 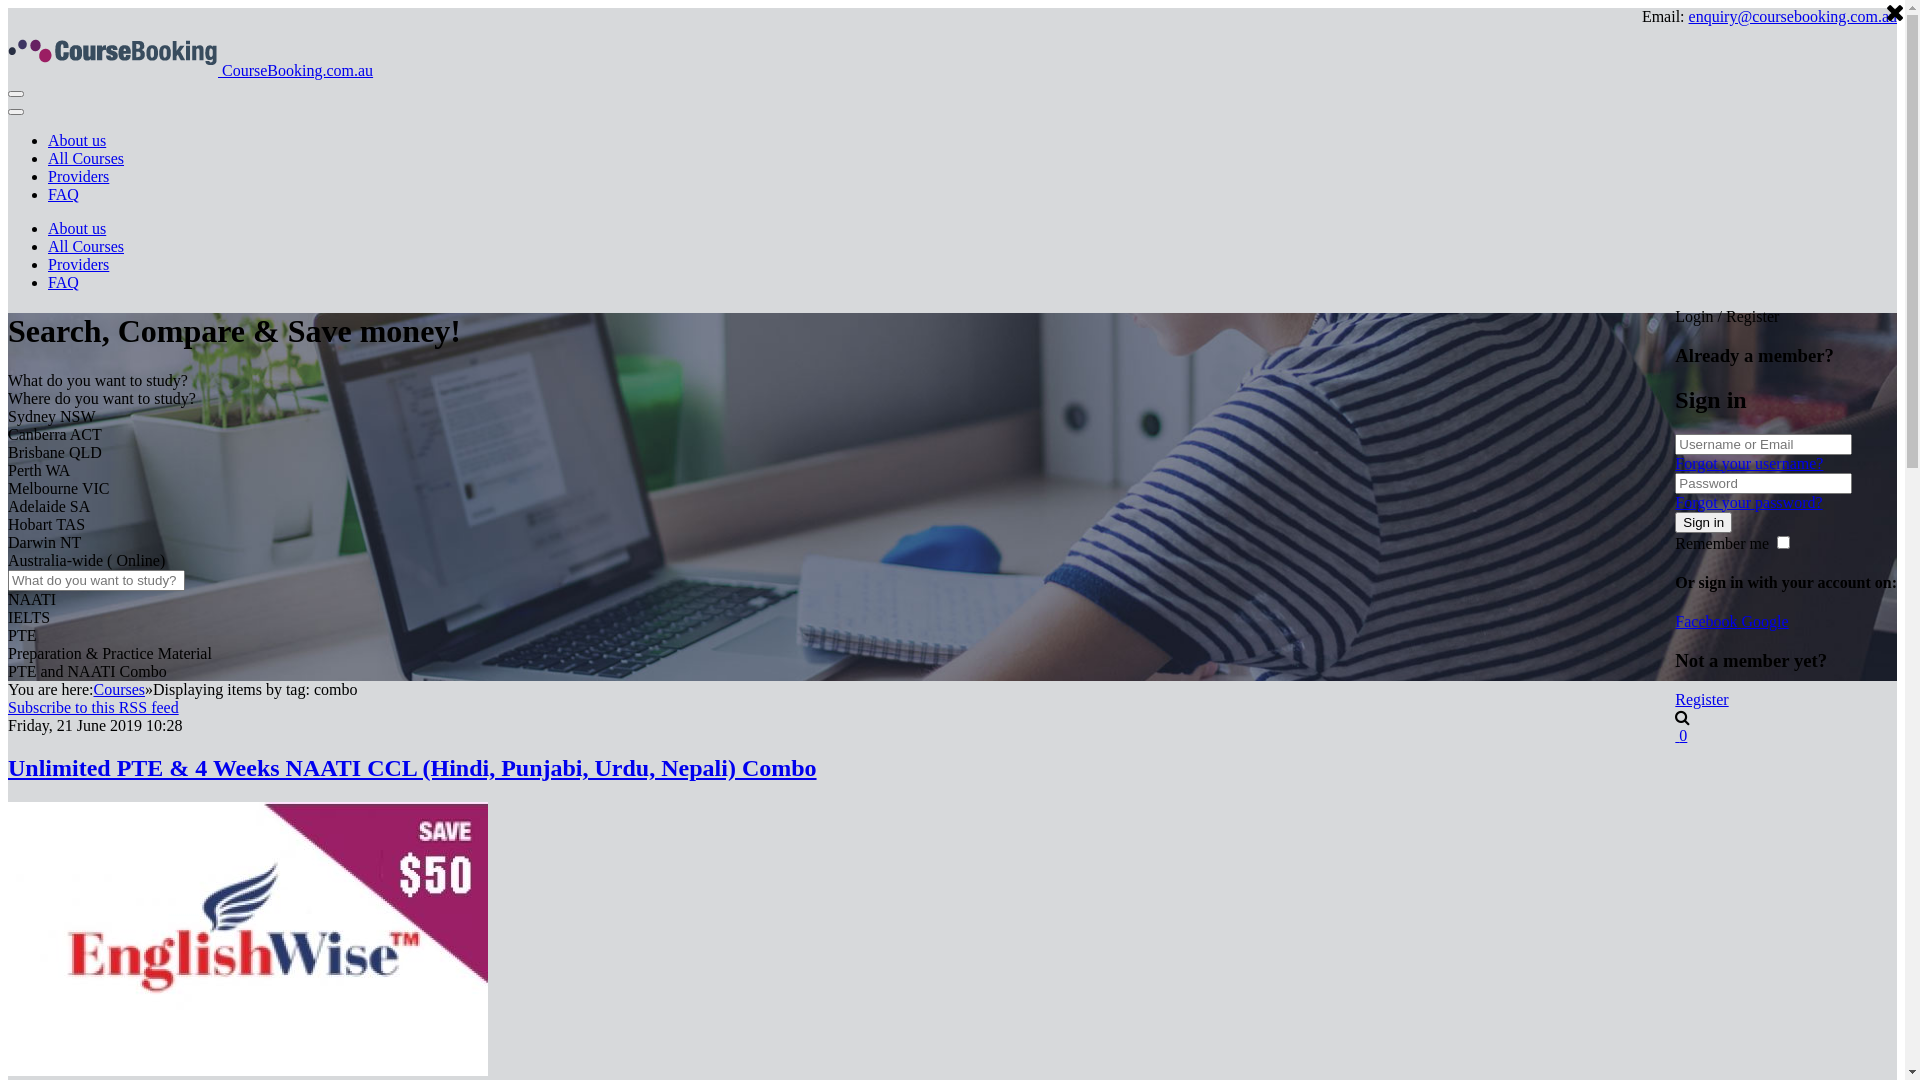 I want to click on 'Login / Register', so click(x=1726, y=315).